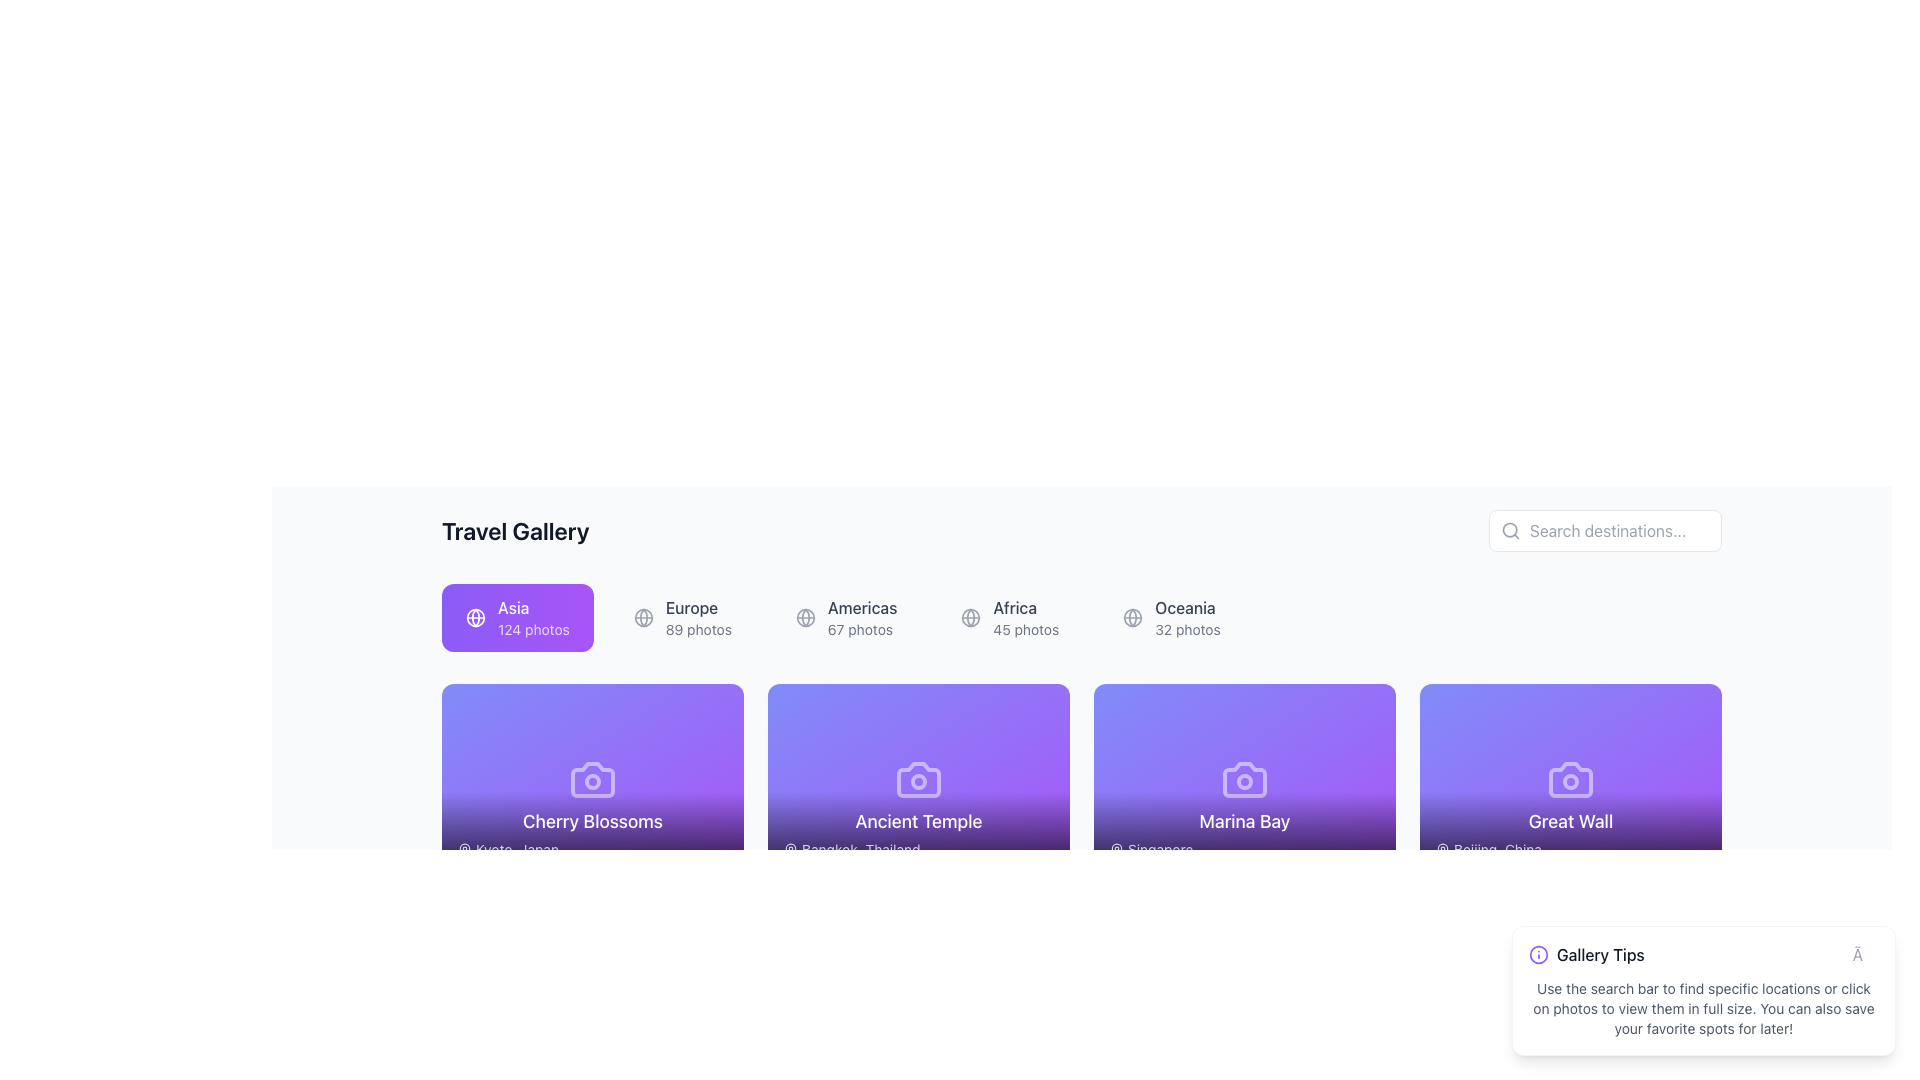 The width and height of the screenshot is (1920, 1080). What do you see at coordinates (643, 616) in the screenshot?
I see `the visual representation of the second line element of the SVG globe icon that represents the 'Europe' region in the travel gallery interface` at bounding box center [643, 616].